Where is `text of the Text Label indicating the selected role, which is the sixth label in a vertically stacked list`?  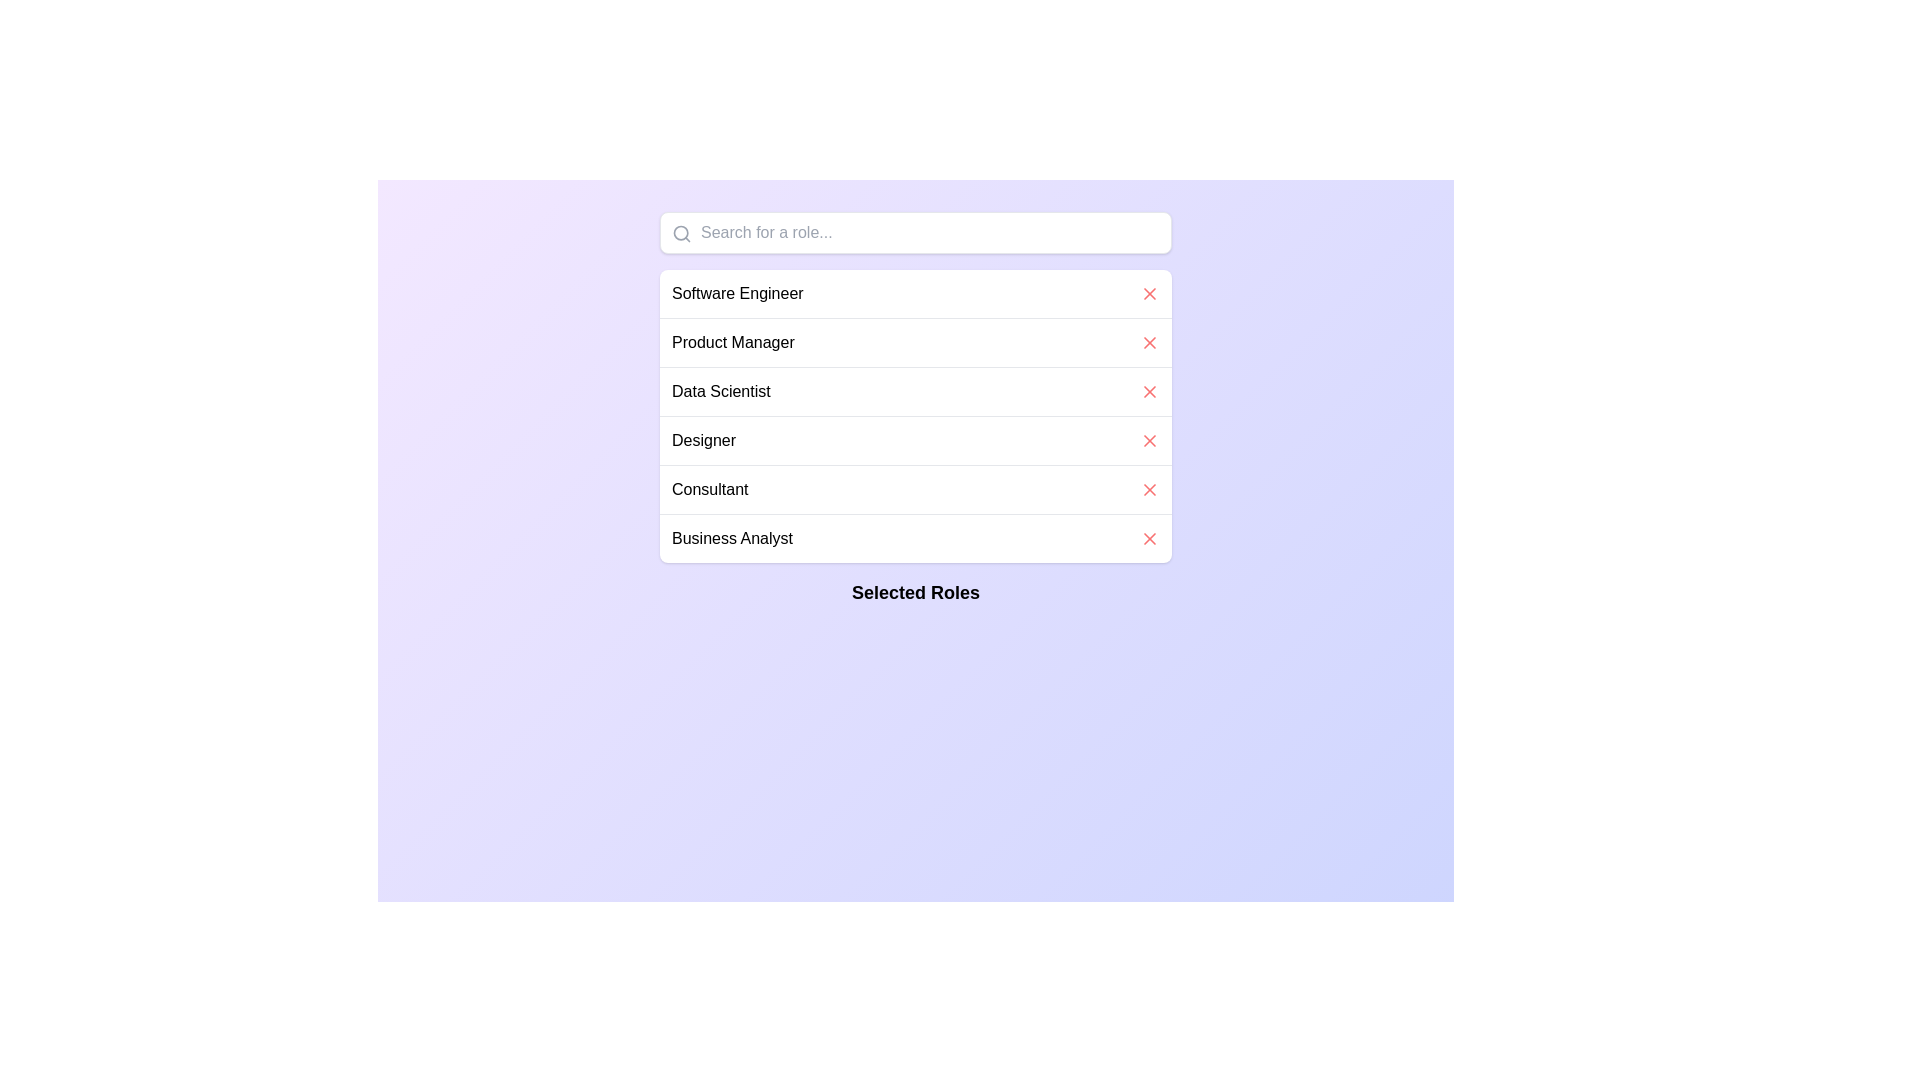 text of the Text Label indicating the selected role, which is the sixth label in a vertically stacked list is located at coordinates (731, 538).